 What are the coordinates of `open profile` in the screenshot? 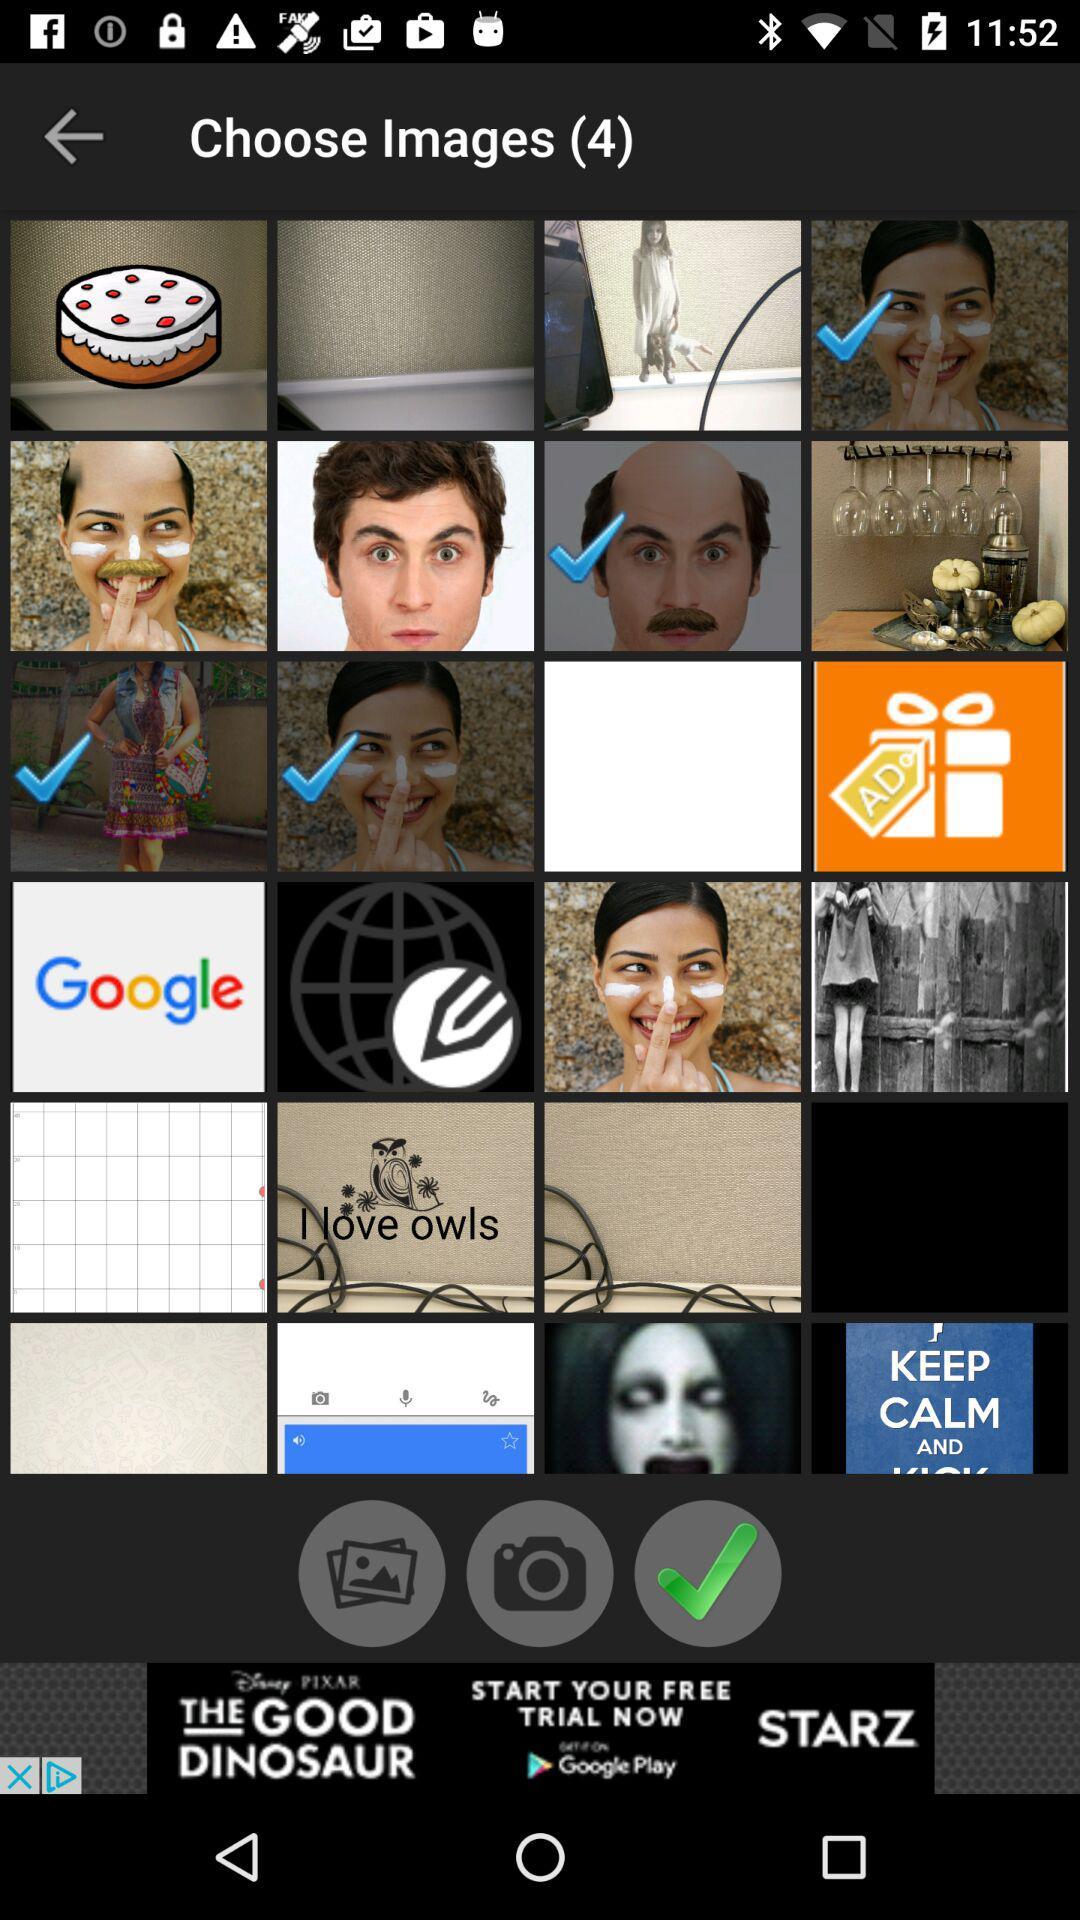 It's located at (137, 546).